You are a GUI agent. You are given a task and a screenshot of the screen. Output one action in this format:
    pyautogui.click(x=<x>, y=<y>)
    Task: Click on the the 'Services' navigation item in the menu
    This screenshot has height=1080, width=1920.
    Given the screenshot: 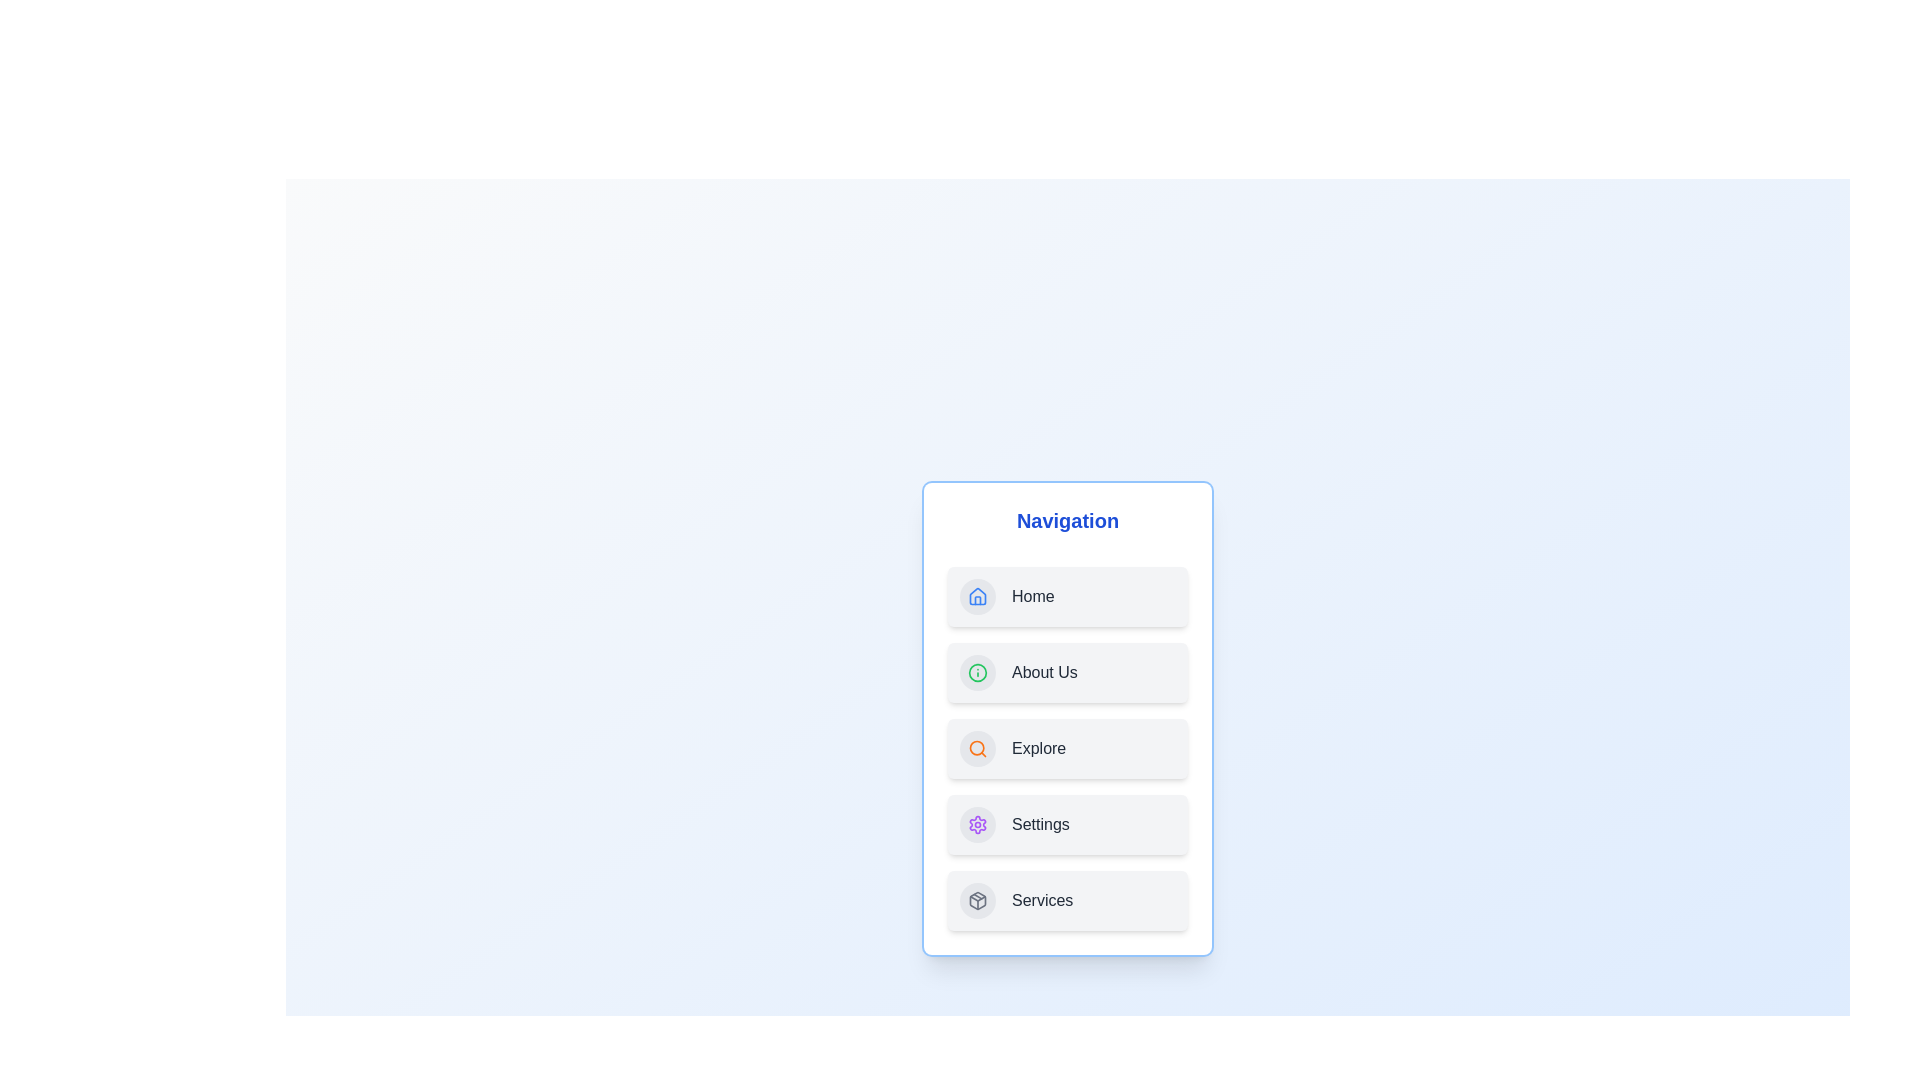 What is the action you would take?
    pyautogui.click(x=1067, y=901)
    